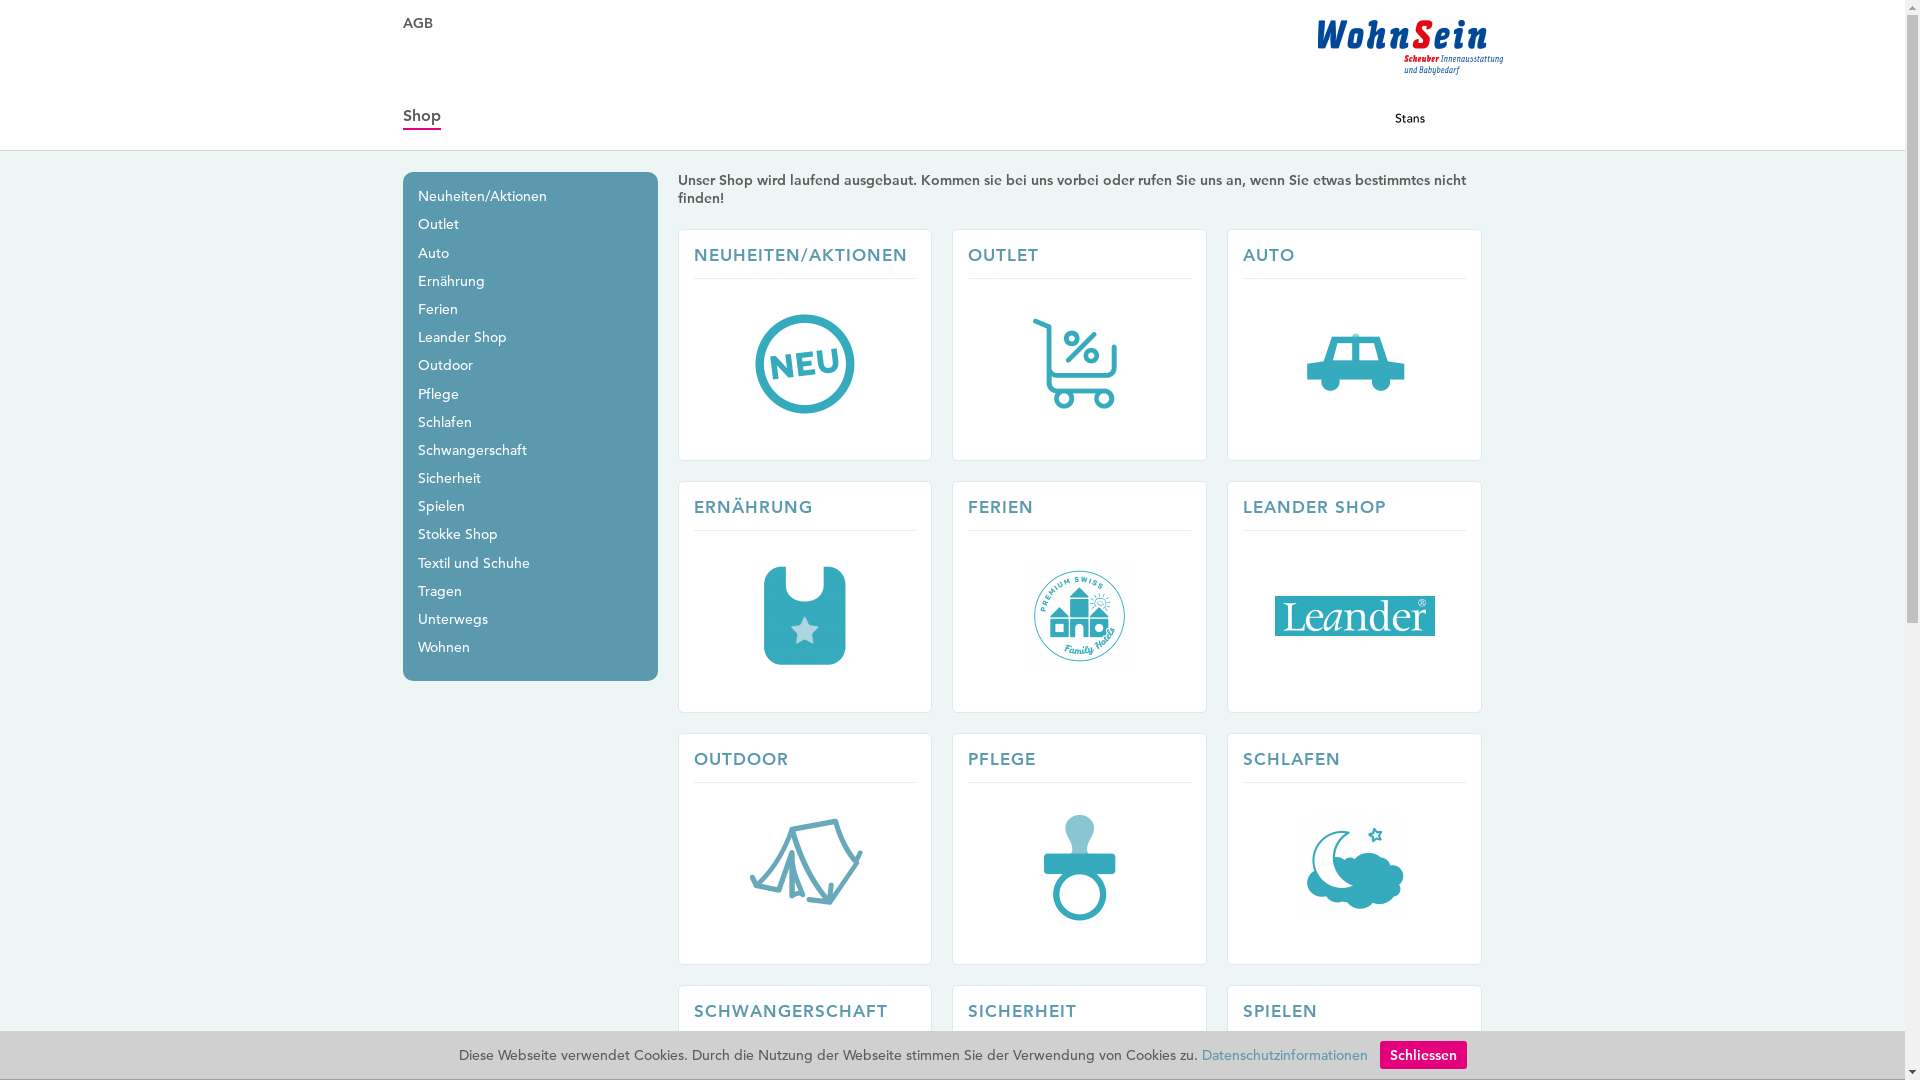 Image resolution: width=1920 pixels, height=1080 pixels. I want to click on 'Pflege', so click(437, 393).